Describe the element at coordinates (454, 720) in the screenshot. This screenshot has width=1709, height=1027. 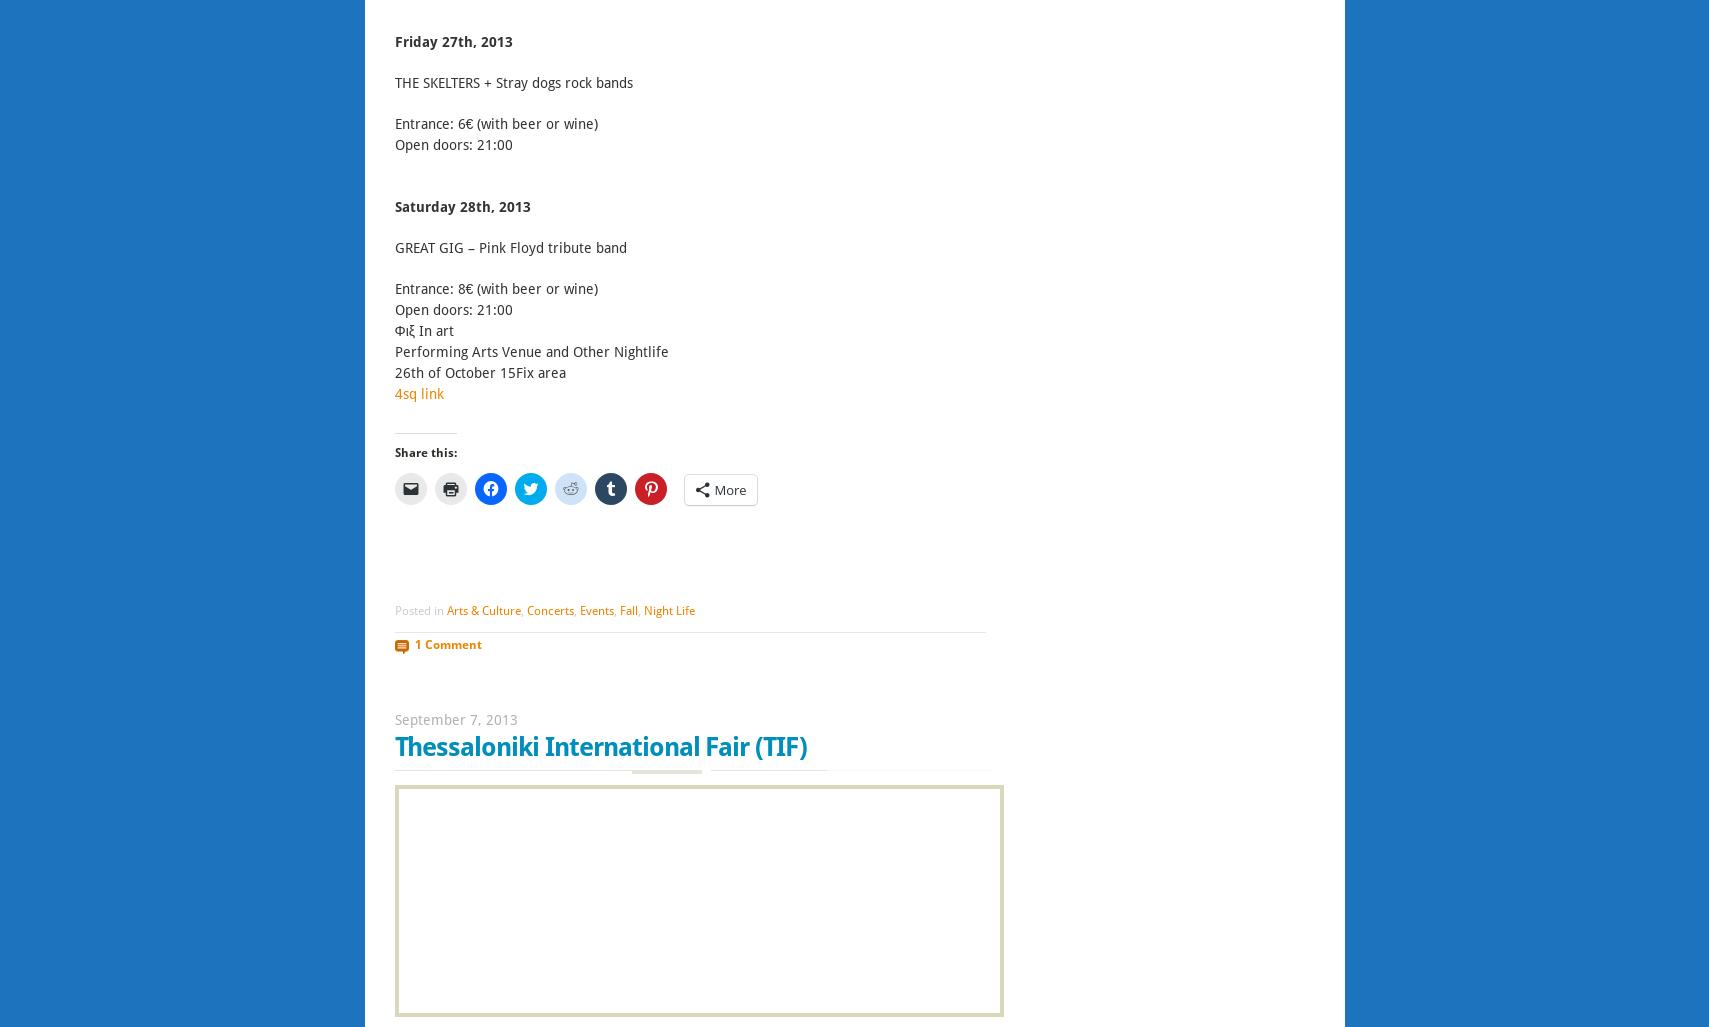
I see `'September 7, 2013'` at that location.